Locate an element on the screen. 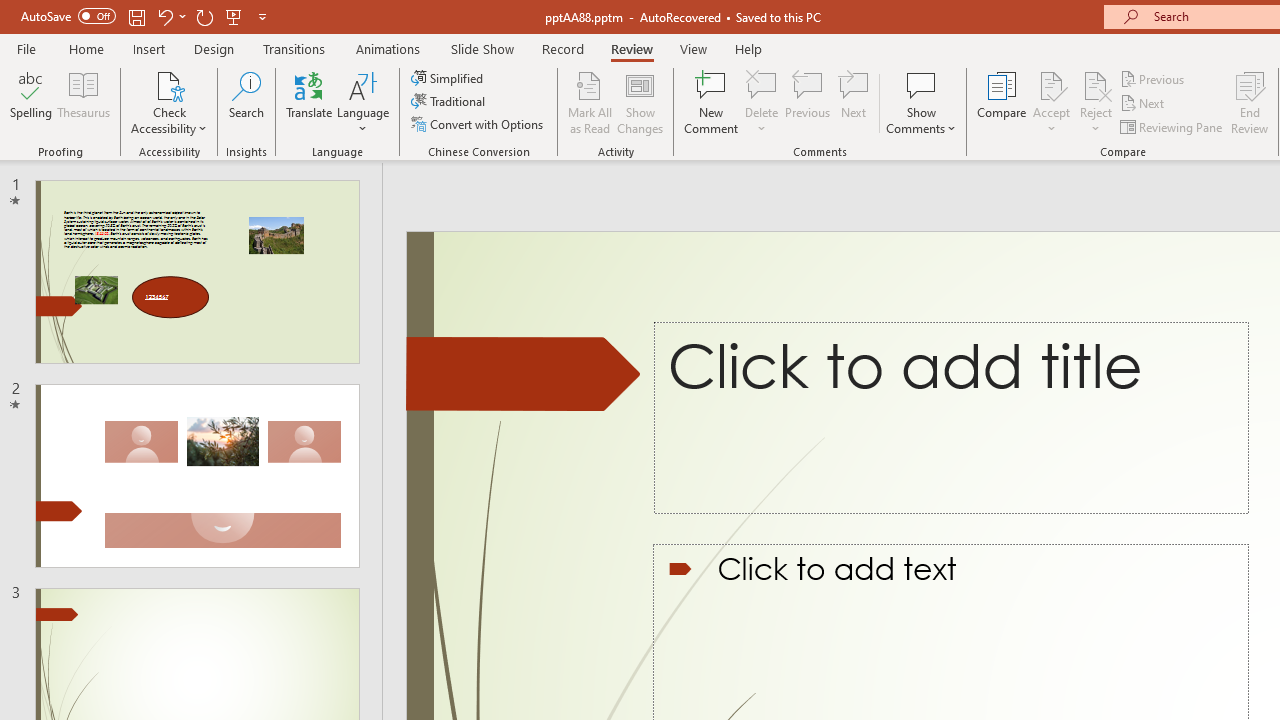 The height and width of the screenshot is (720, 1280). 'Compare' is located at coordinates (1002, 103).